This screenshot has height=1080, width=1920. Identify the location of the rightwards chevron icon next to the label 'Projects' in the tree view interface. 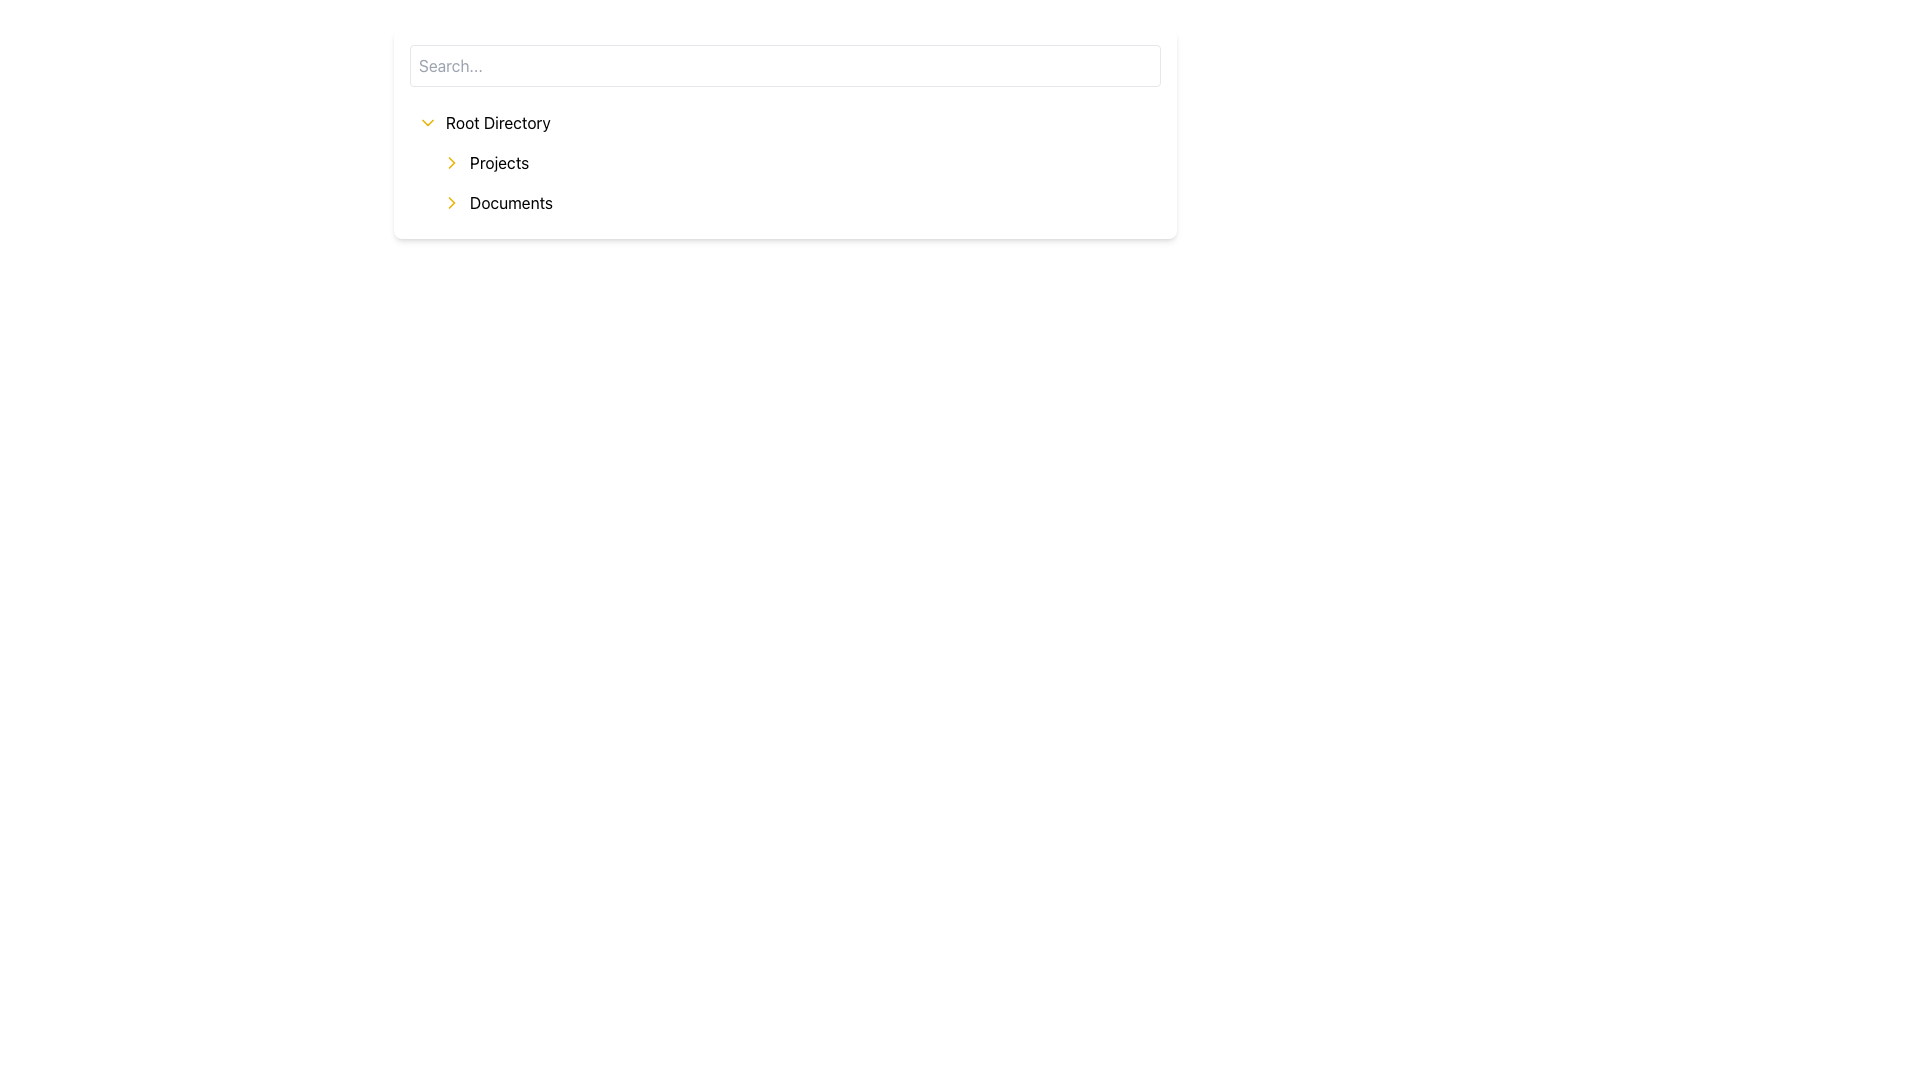
(450, 203).